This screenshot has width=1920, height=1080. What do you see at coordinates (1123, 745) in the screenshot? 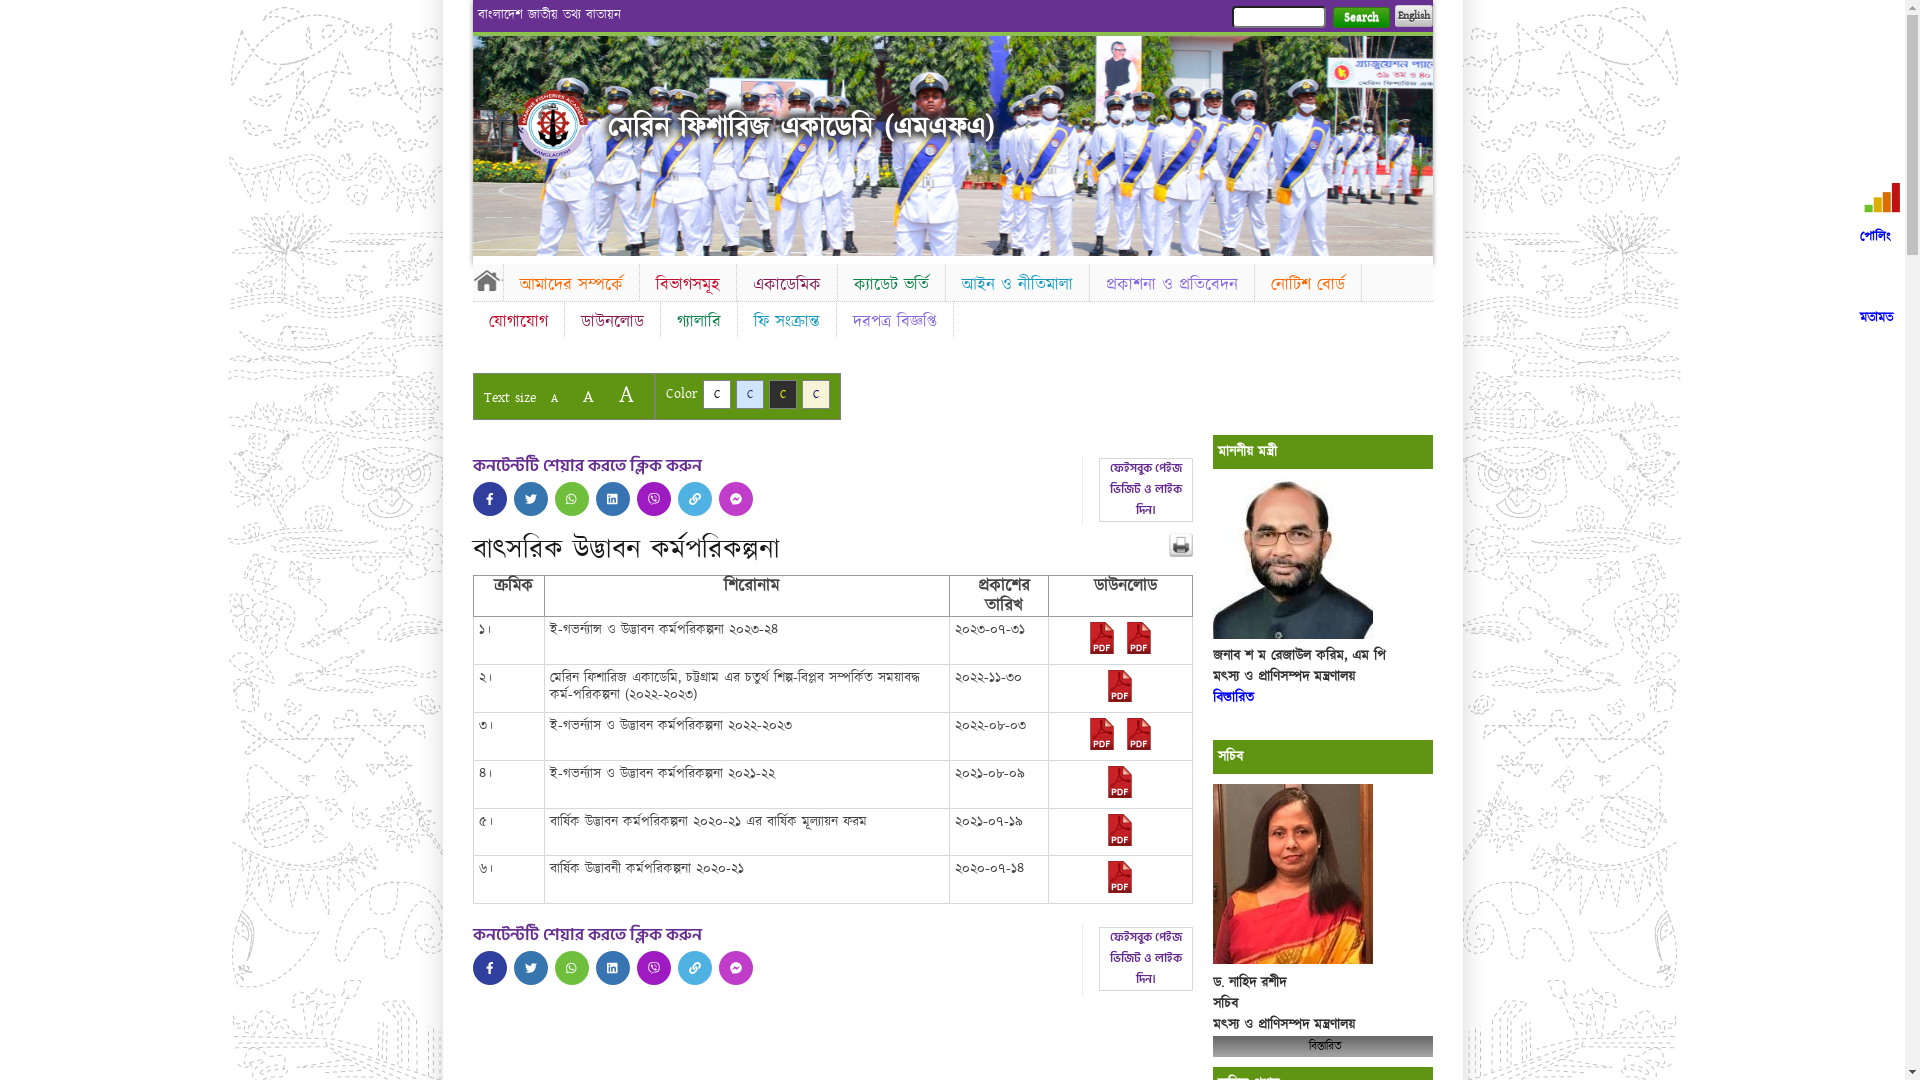
I see `'2022-08-03-06-26-35bdcedc01a4f4789b7ebbffe92531ee.pdf'` at bounding box center [1123, 745].